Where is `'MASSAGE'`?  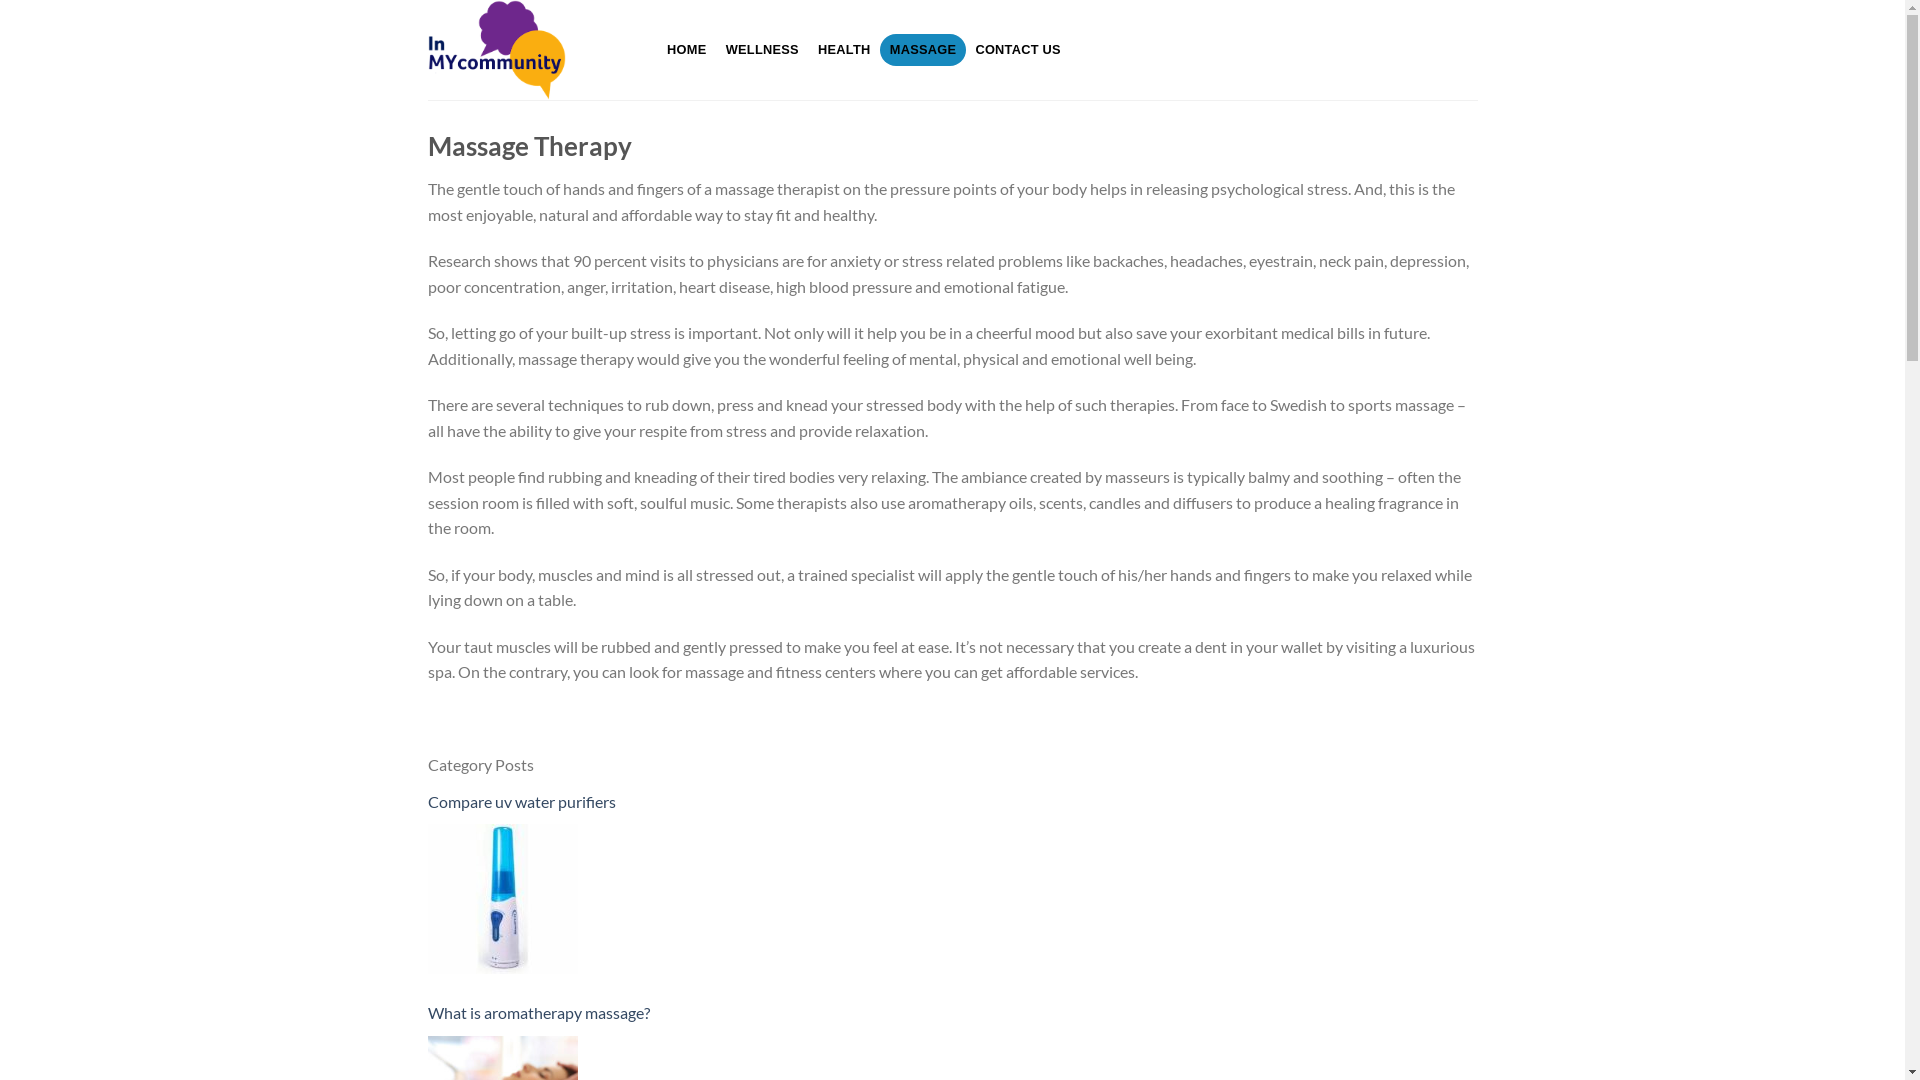
'MASSAGE' is located at coordinates (879, 49).